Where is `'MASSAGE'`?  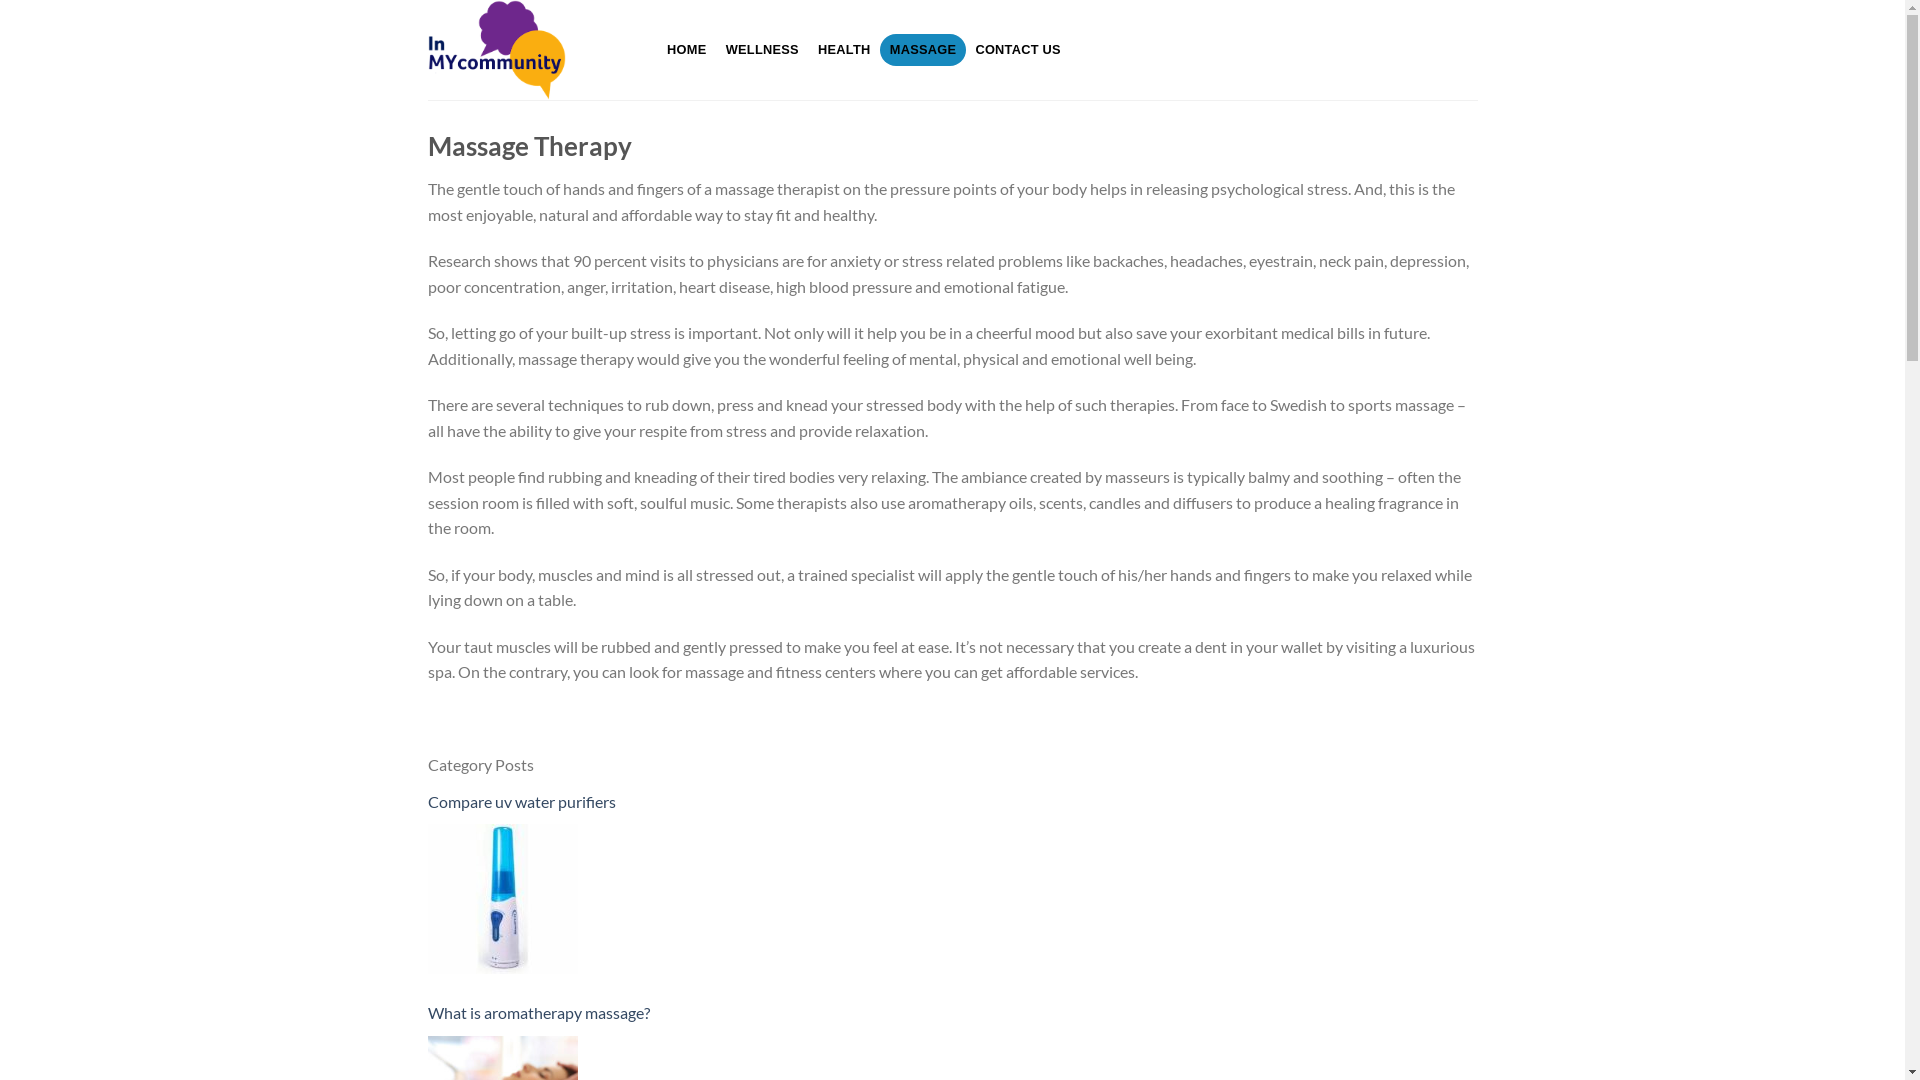
'MASSAGE' is located at coordinates (879, 49).